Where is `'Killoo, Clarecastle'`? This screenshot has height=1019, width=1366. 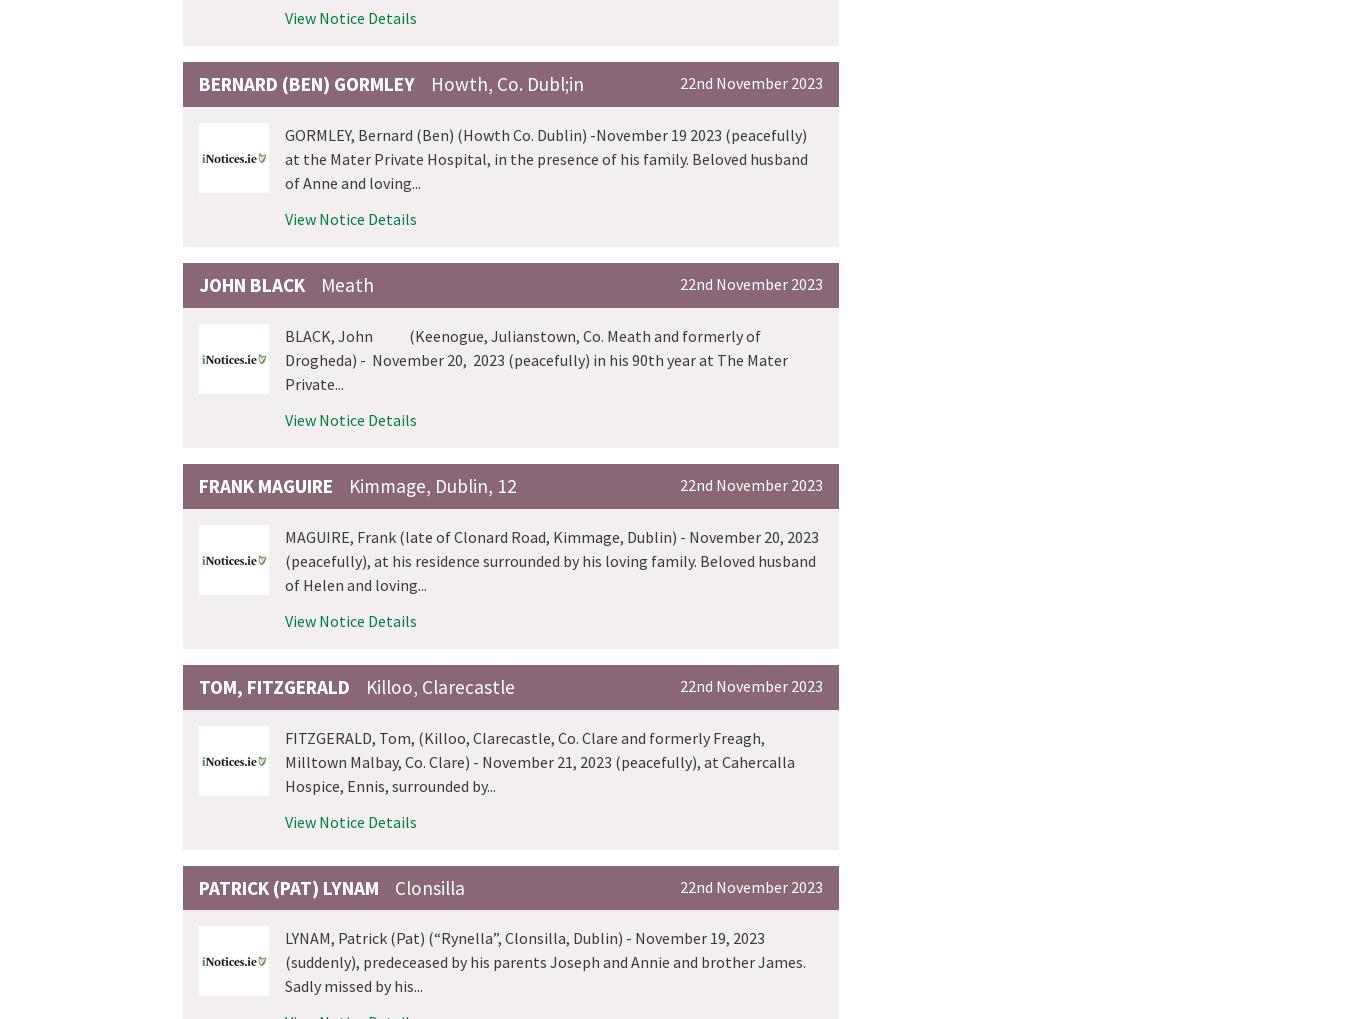 'Killoo, Clarecastle' is located at coordinates (439, 684).